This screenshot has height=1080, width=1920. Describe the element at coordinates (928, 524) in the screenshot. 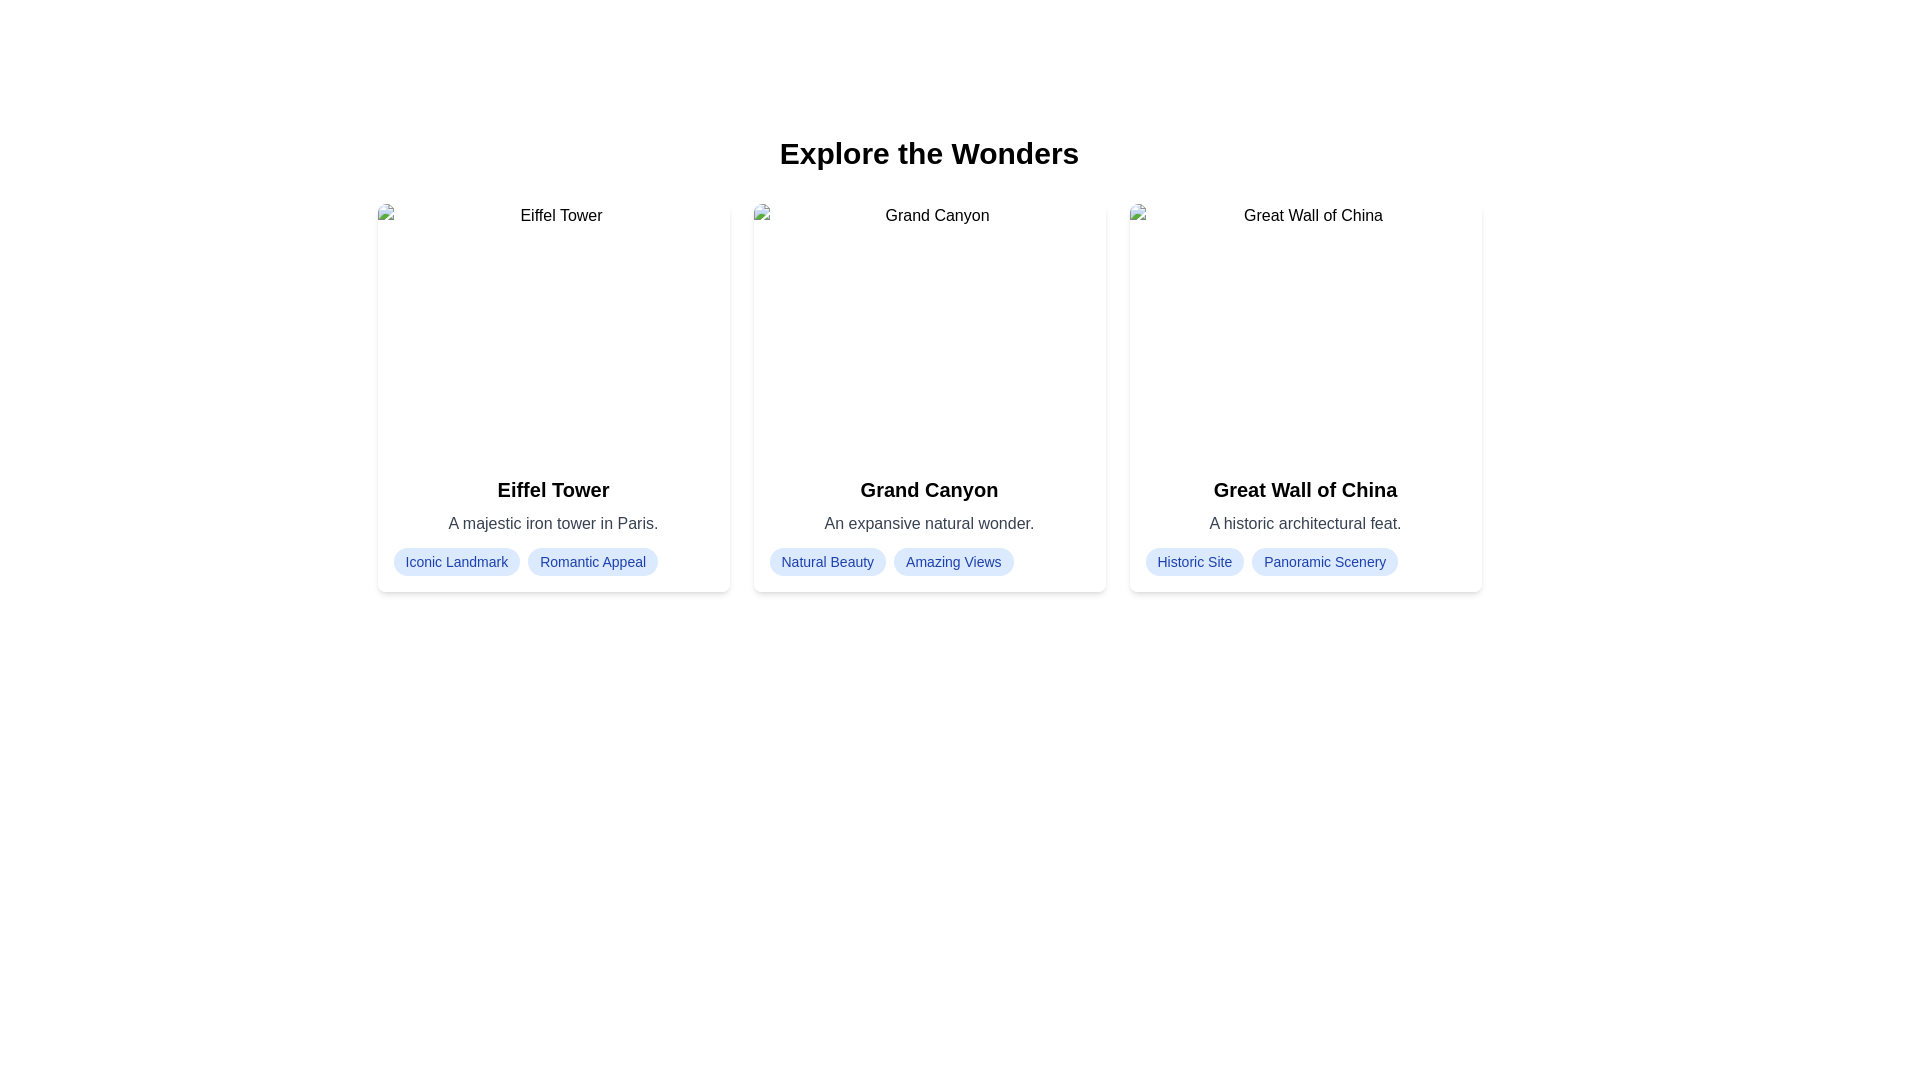

I see `title 'Grand Canyon' and the description 'An expansive natural wonder.' from the informational card with a white background and blue badges, which is the second card in a horizontal list` at that location.